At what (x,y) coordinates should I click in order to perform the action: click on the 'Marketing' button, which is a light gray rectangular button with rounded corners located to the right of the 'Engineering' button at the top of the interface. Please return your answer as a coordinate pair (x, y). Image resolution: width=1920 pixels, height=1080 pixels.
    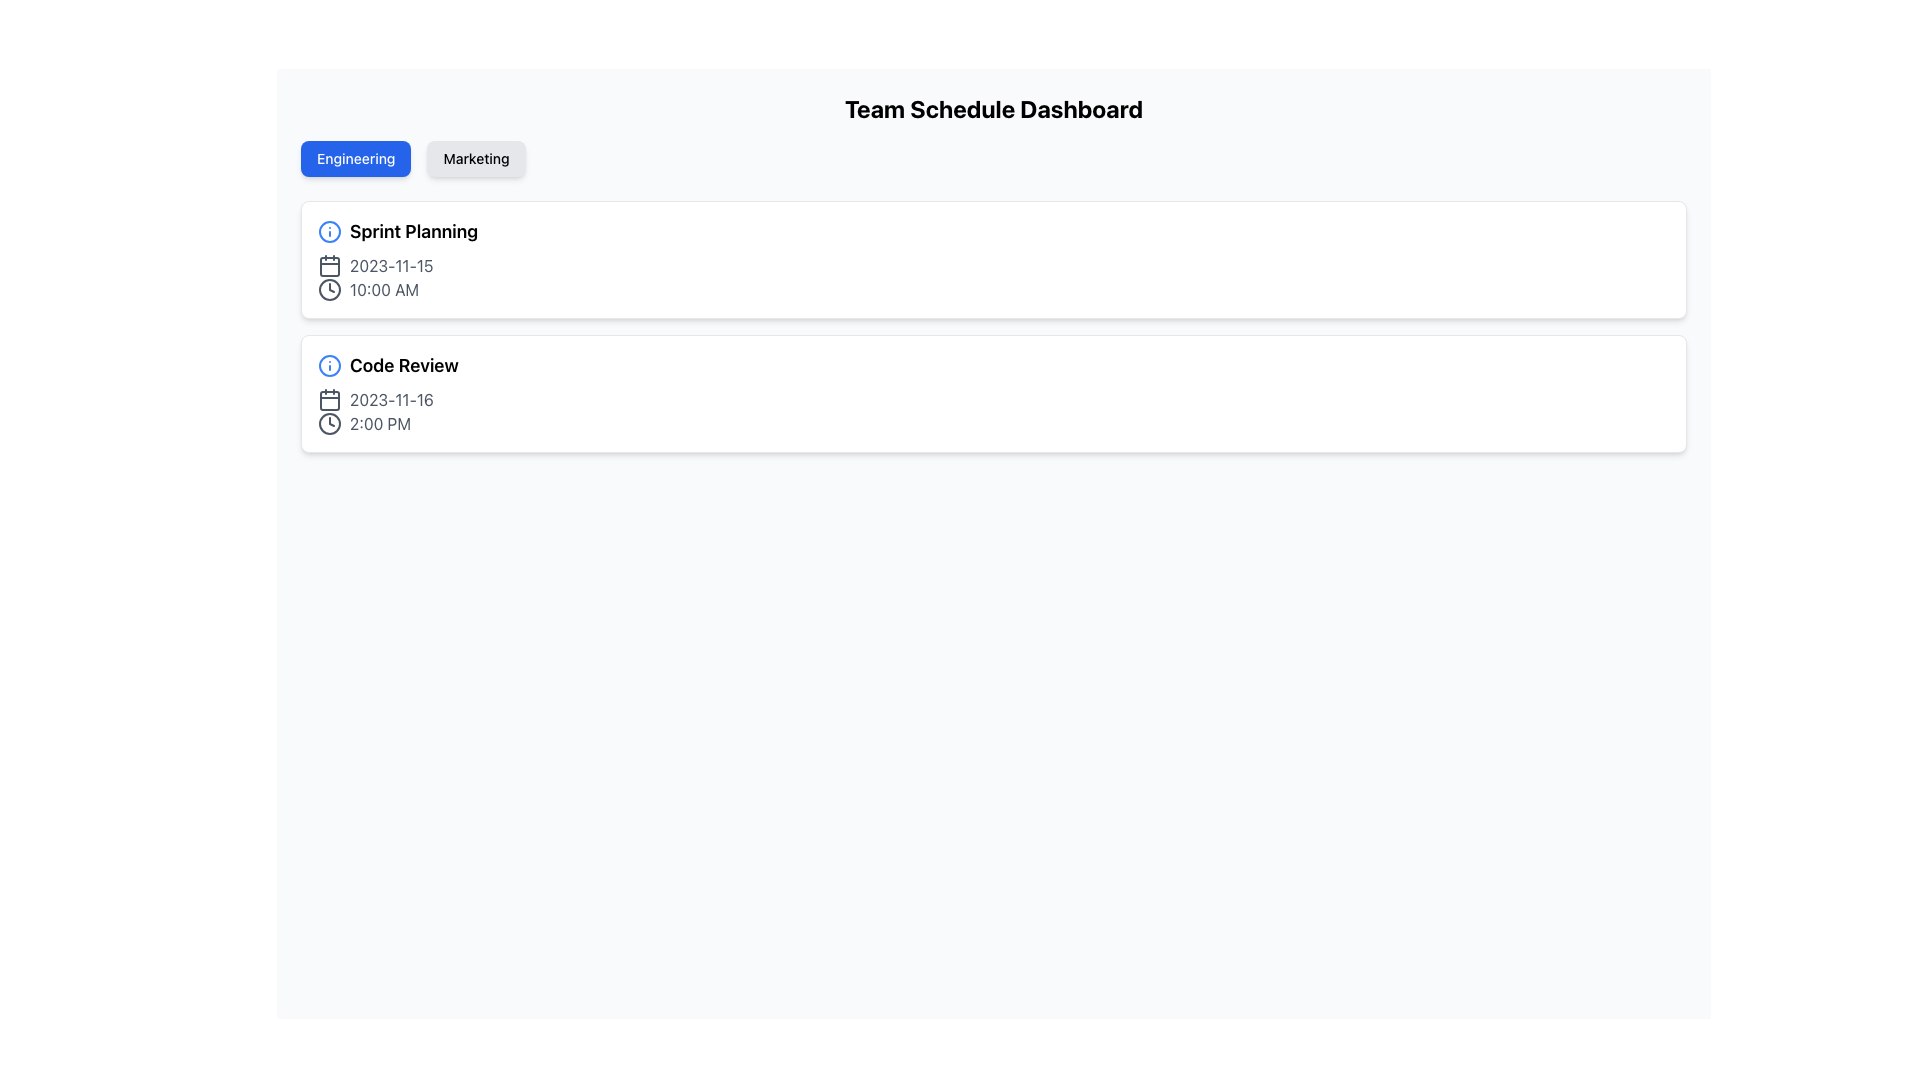
    Looking at the image, I should click on (475, 157).